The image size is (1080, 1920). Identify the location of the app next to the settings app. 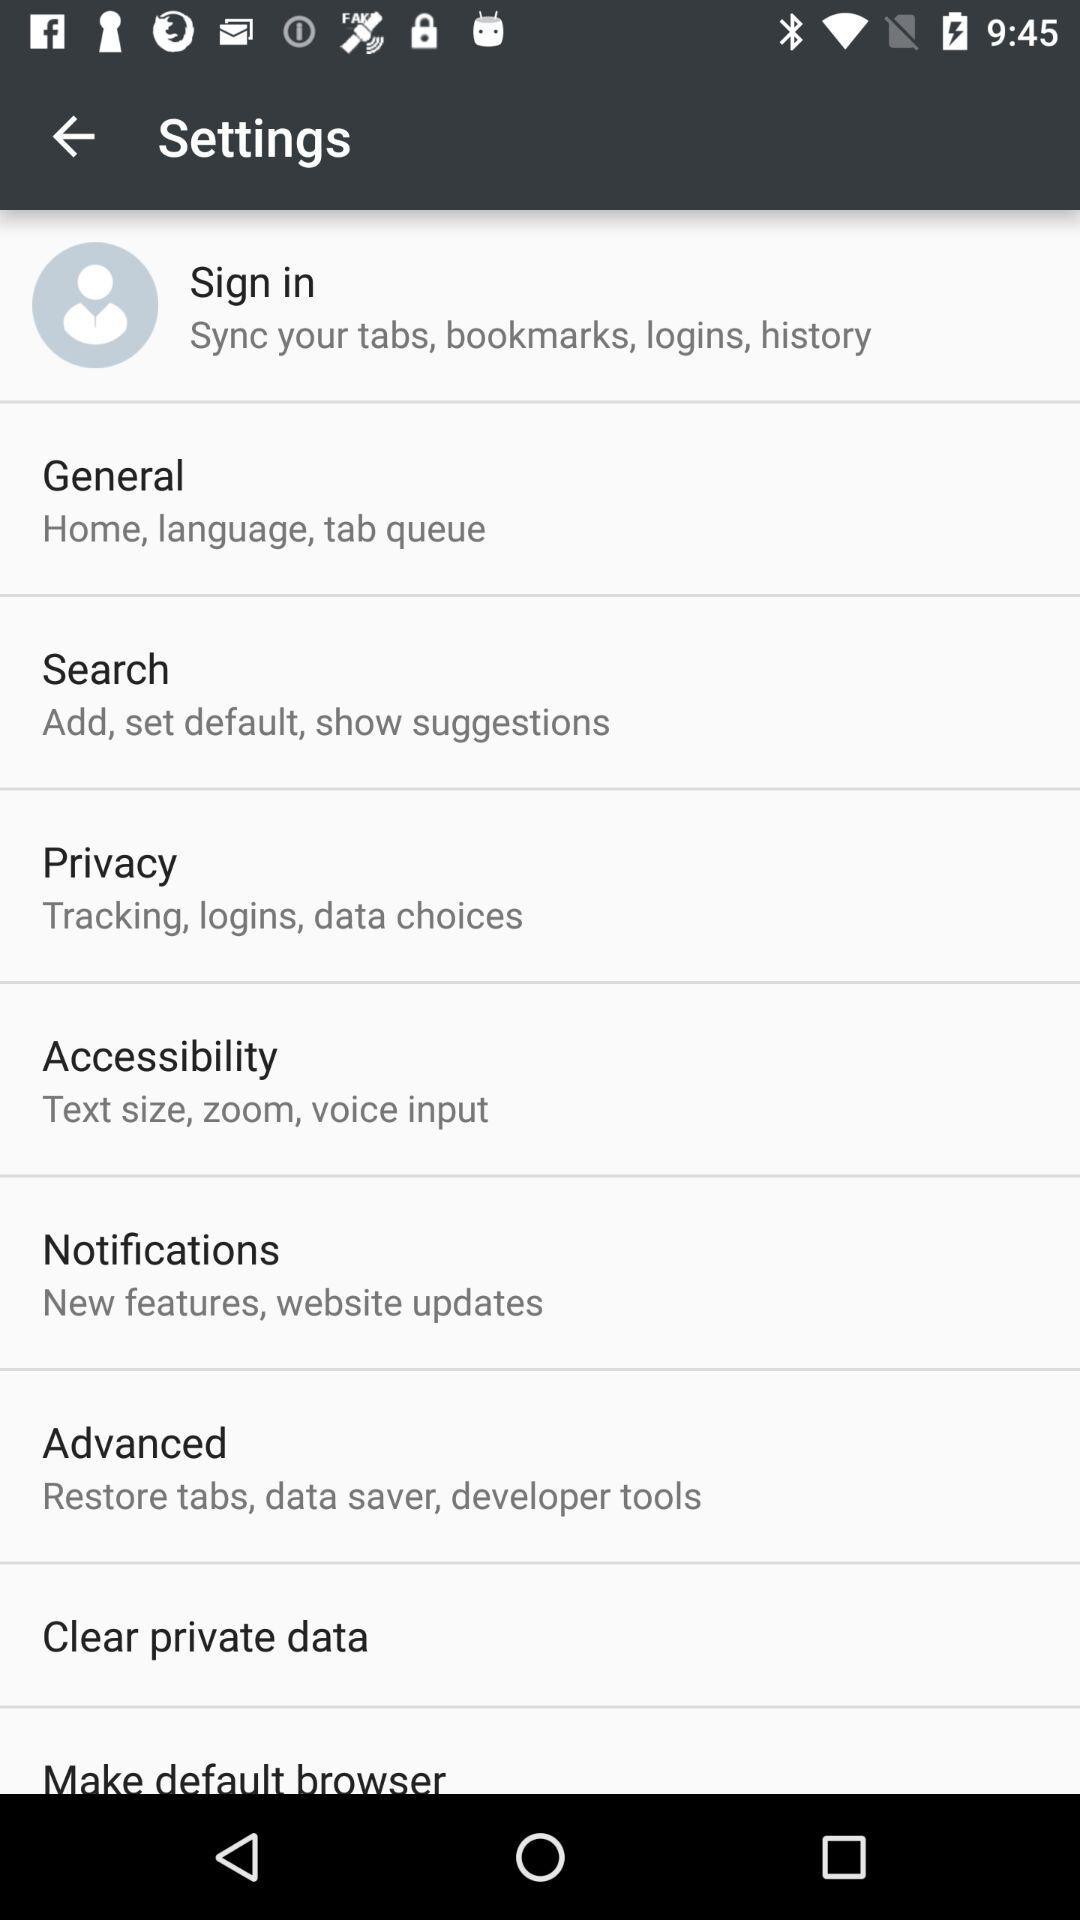
(72, 135).